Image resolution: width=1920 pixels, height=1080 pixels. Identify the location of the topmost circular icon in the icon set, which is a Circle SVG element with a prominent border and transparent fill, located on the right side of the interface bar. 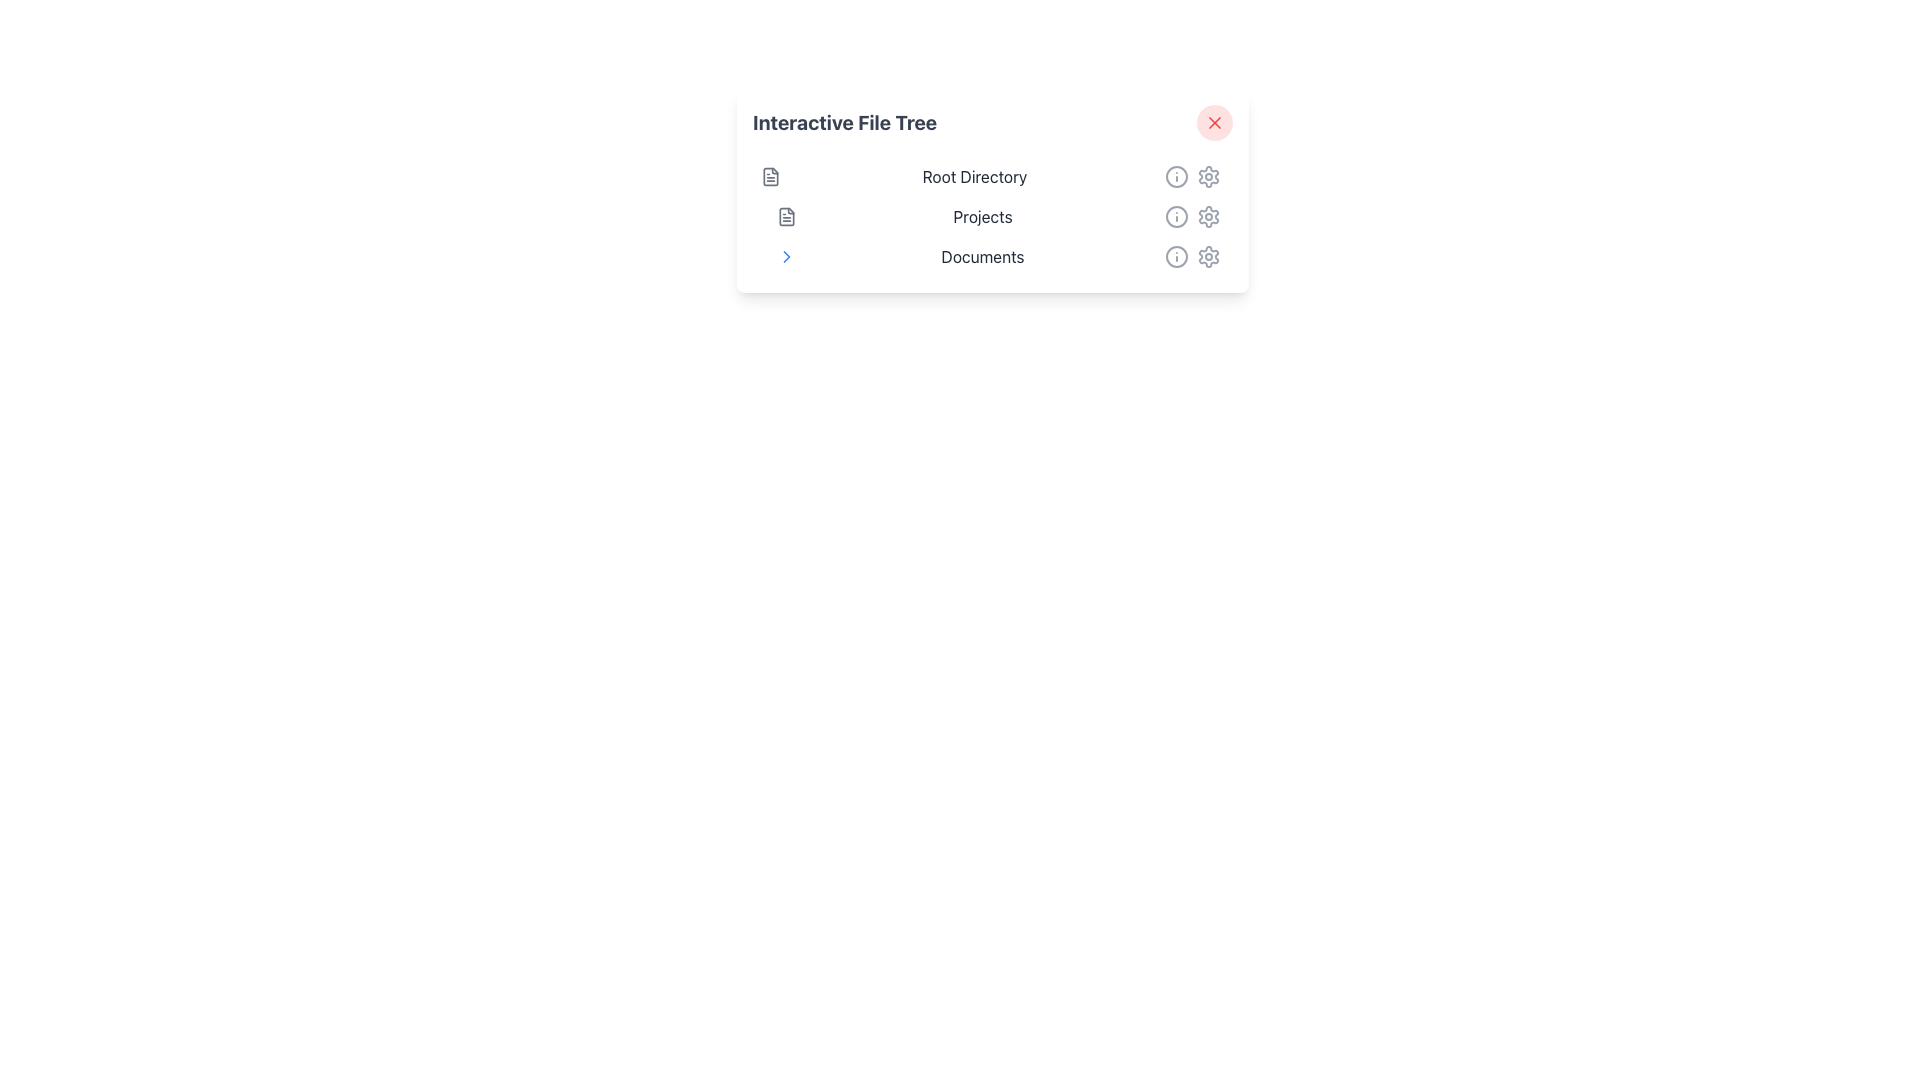
(1176, 176).